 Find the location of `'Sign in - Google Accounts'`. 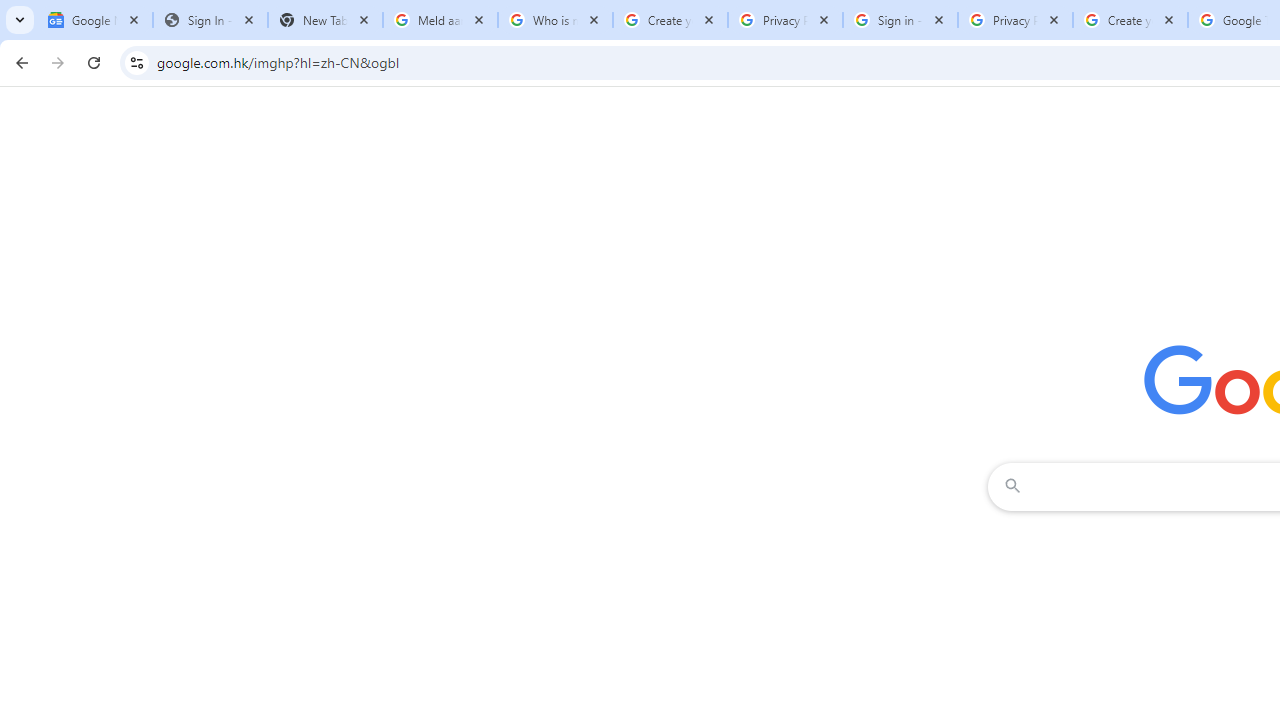

'Sign in - Google Accounts' is located at coordinates (899, 20).